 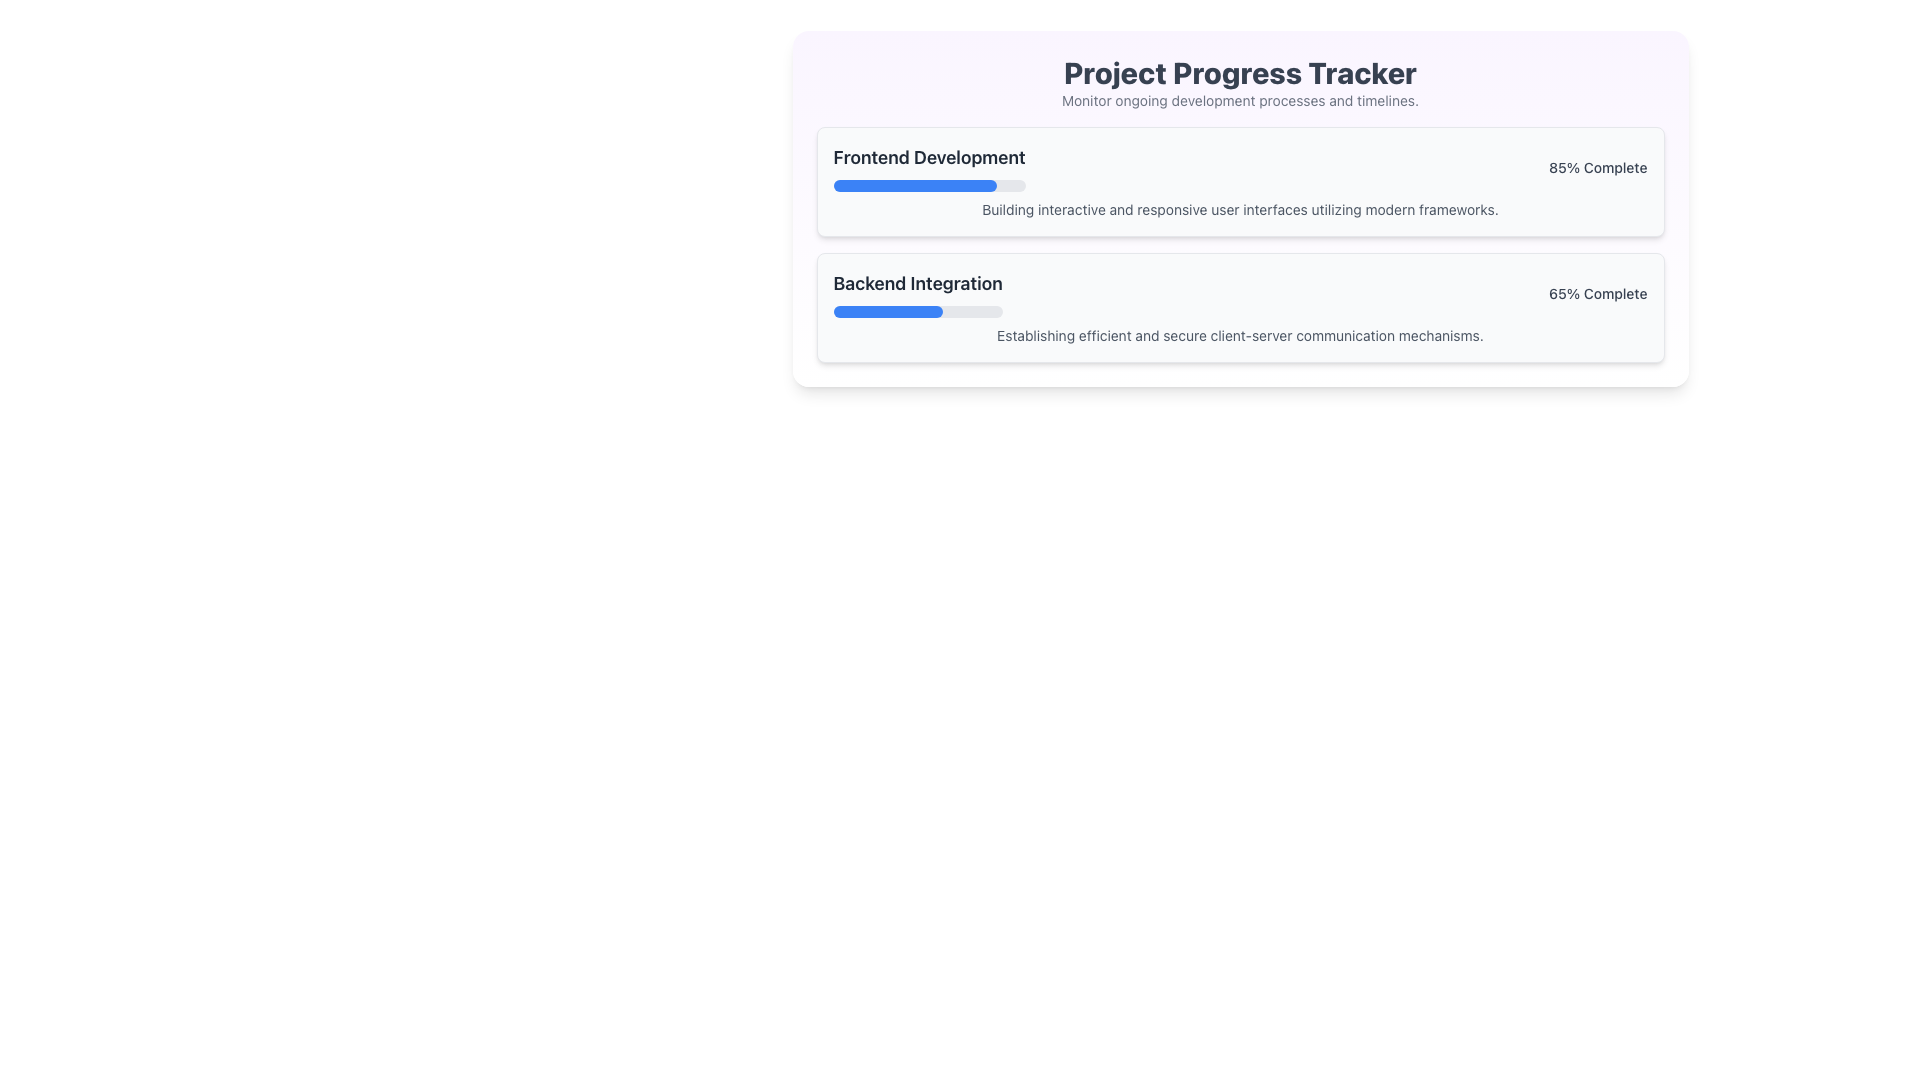 I want to click on the blue progress bar located in the 'Frontend Development' section of the progress tracker interface, so click(x=914, y=185).